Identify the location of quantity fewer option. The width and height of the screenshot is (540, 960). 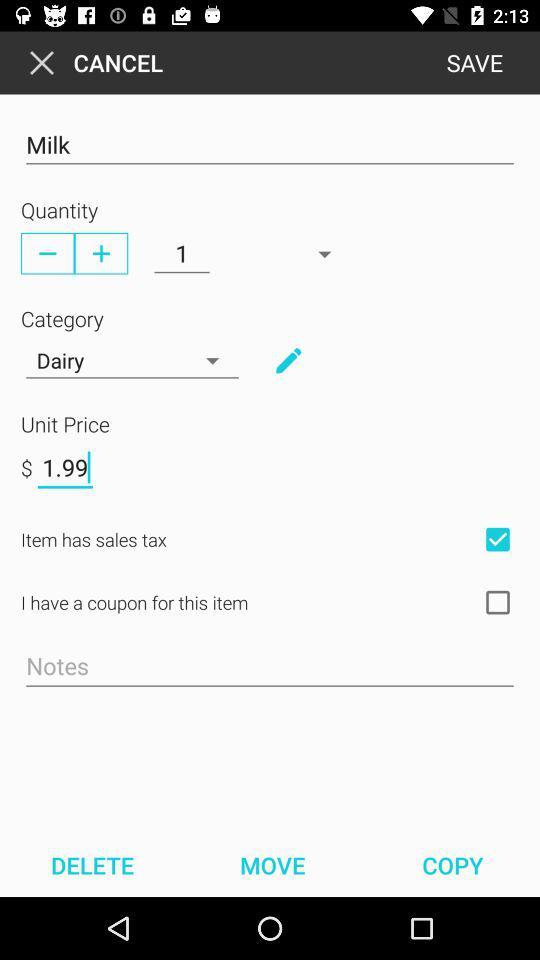
(47, 252).